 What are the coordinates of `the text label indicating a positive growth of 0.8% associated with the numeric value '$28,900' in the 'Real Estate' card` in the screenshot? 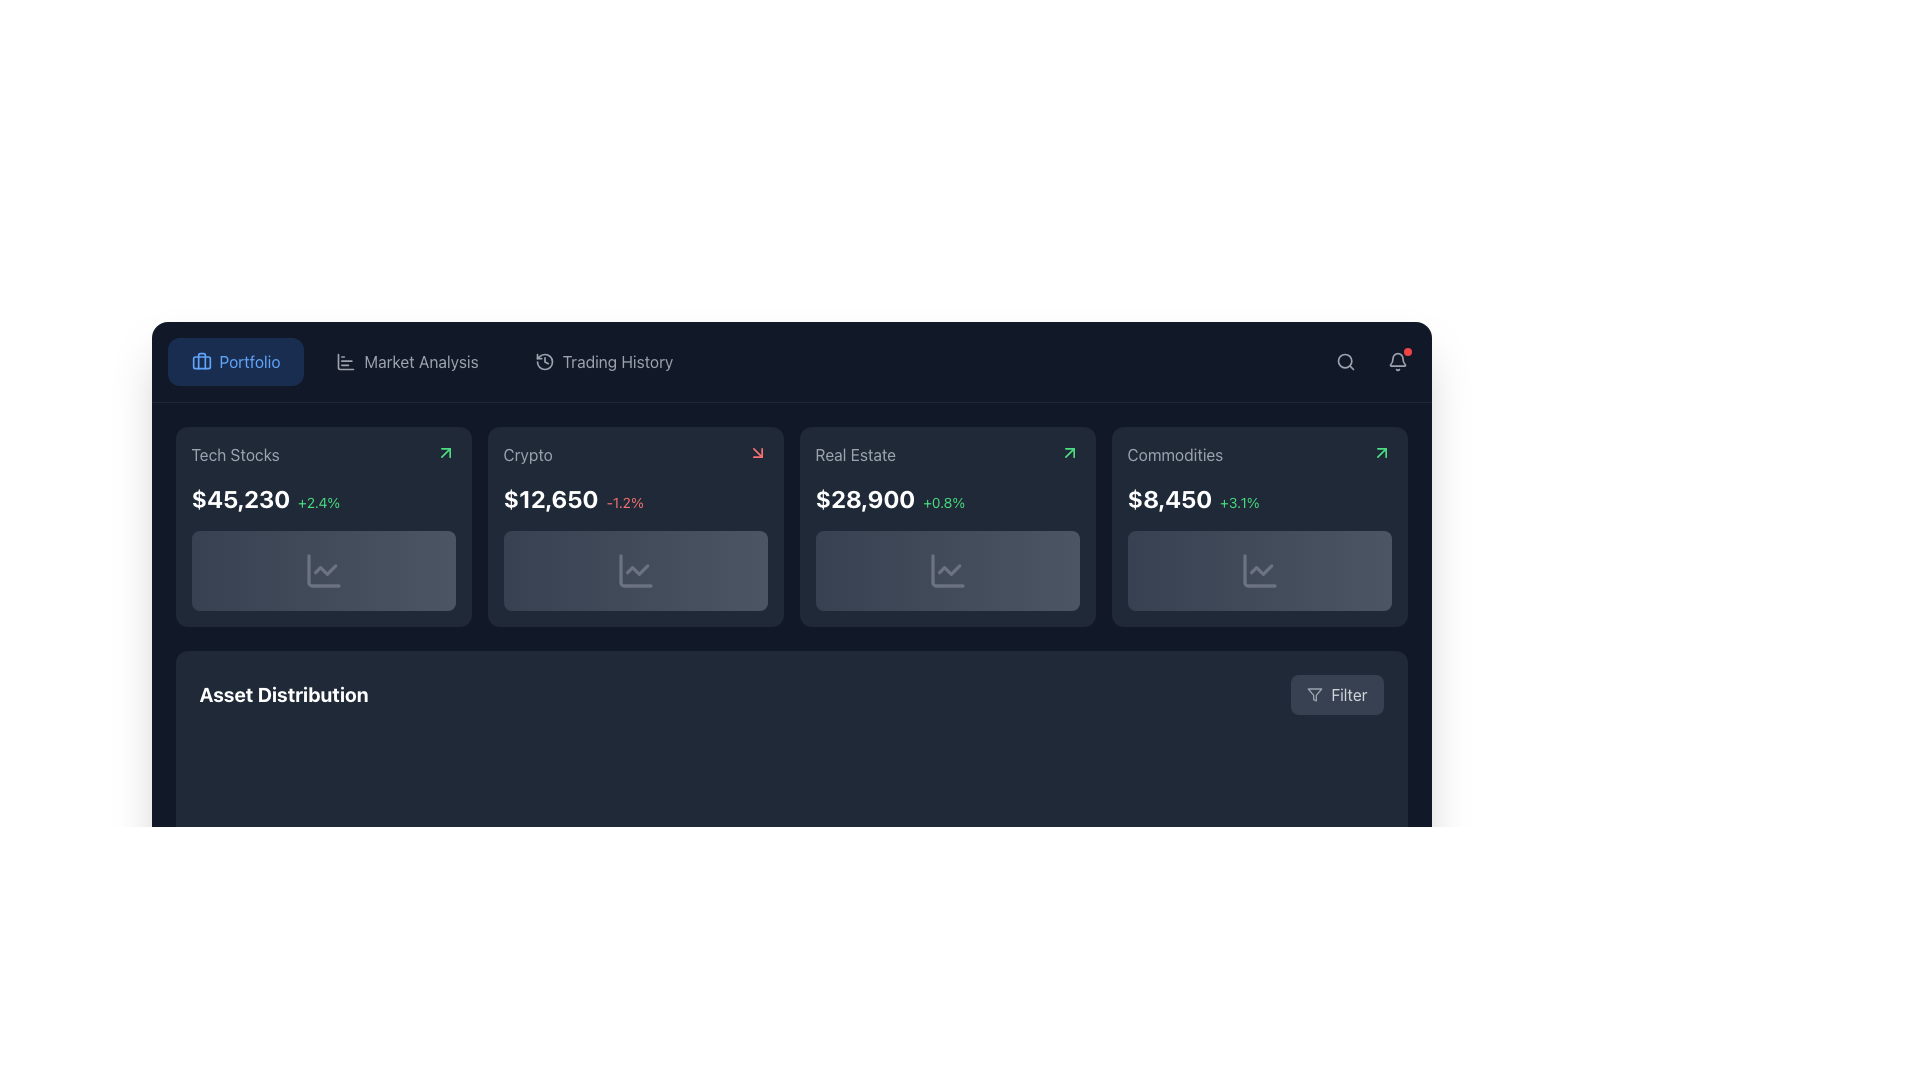 It's located at (943, 501).